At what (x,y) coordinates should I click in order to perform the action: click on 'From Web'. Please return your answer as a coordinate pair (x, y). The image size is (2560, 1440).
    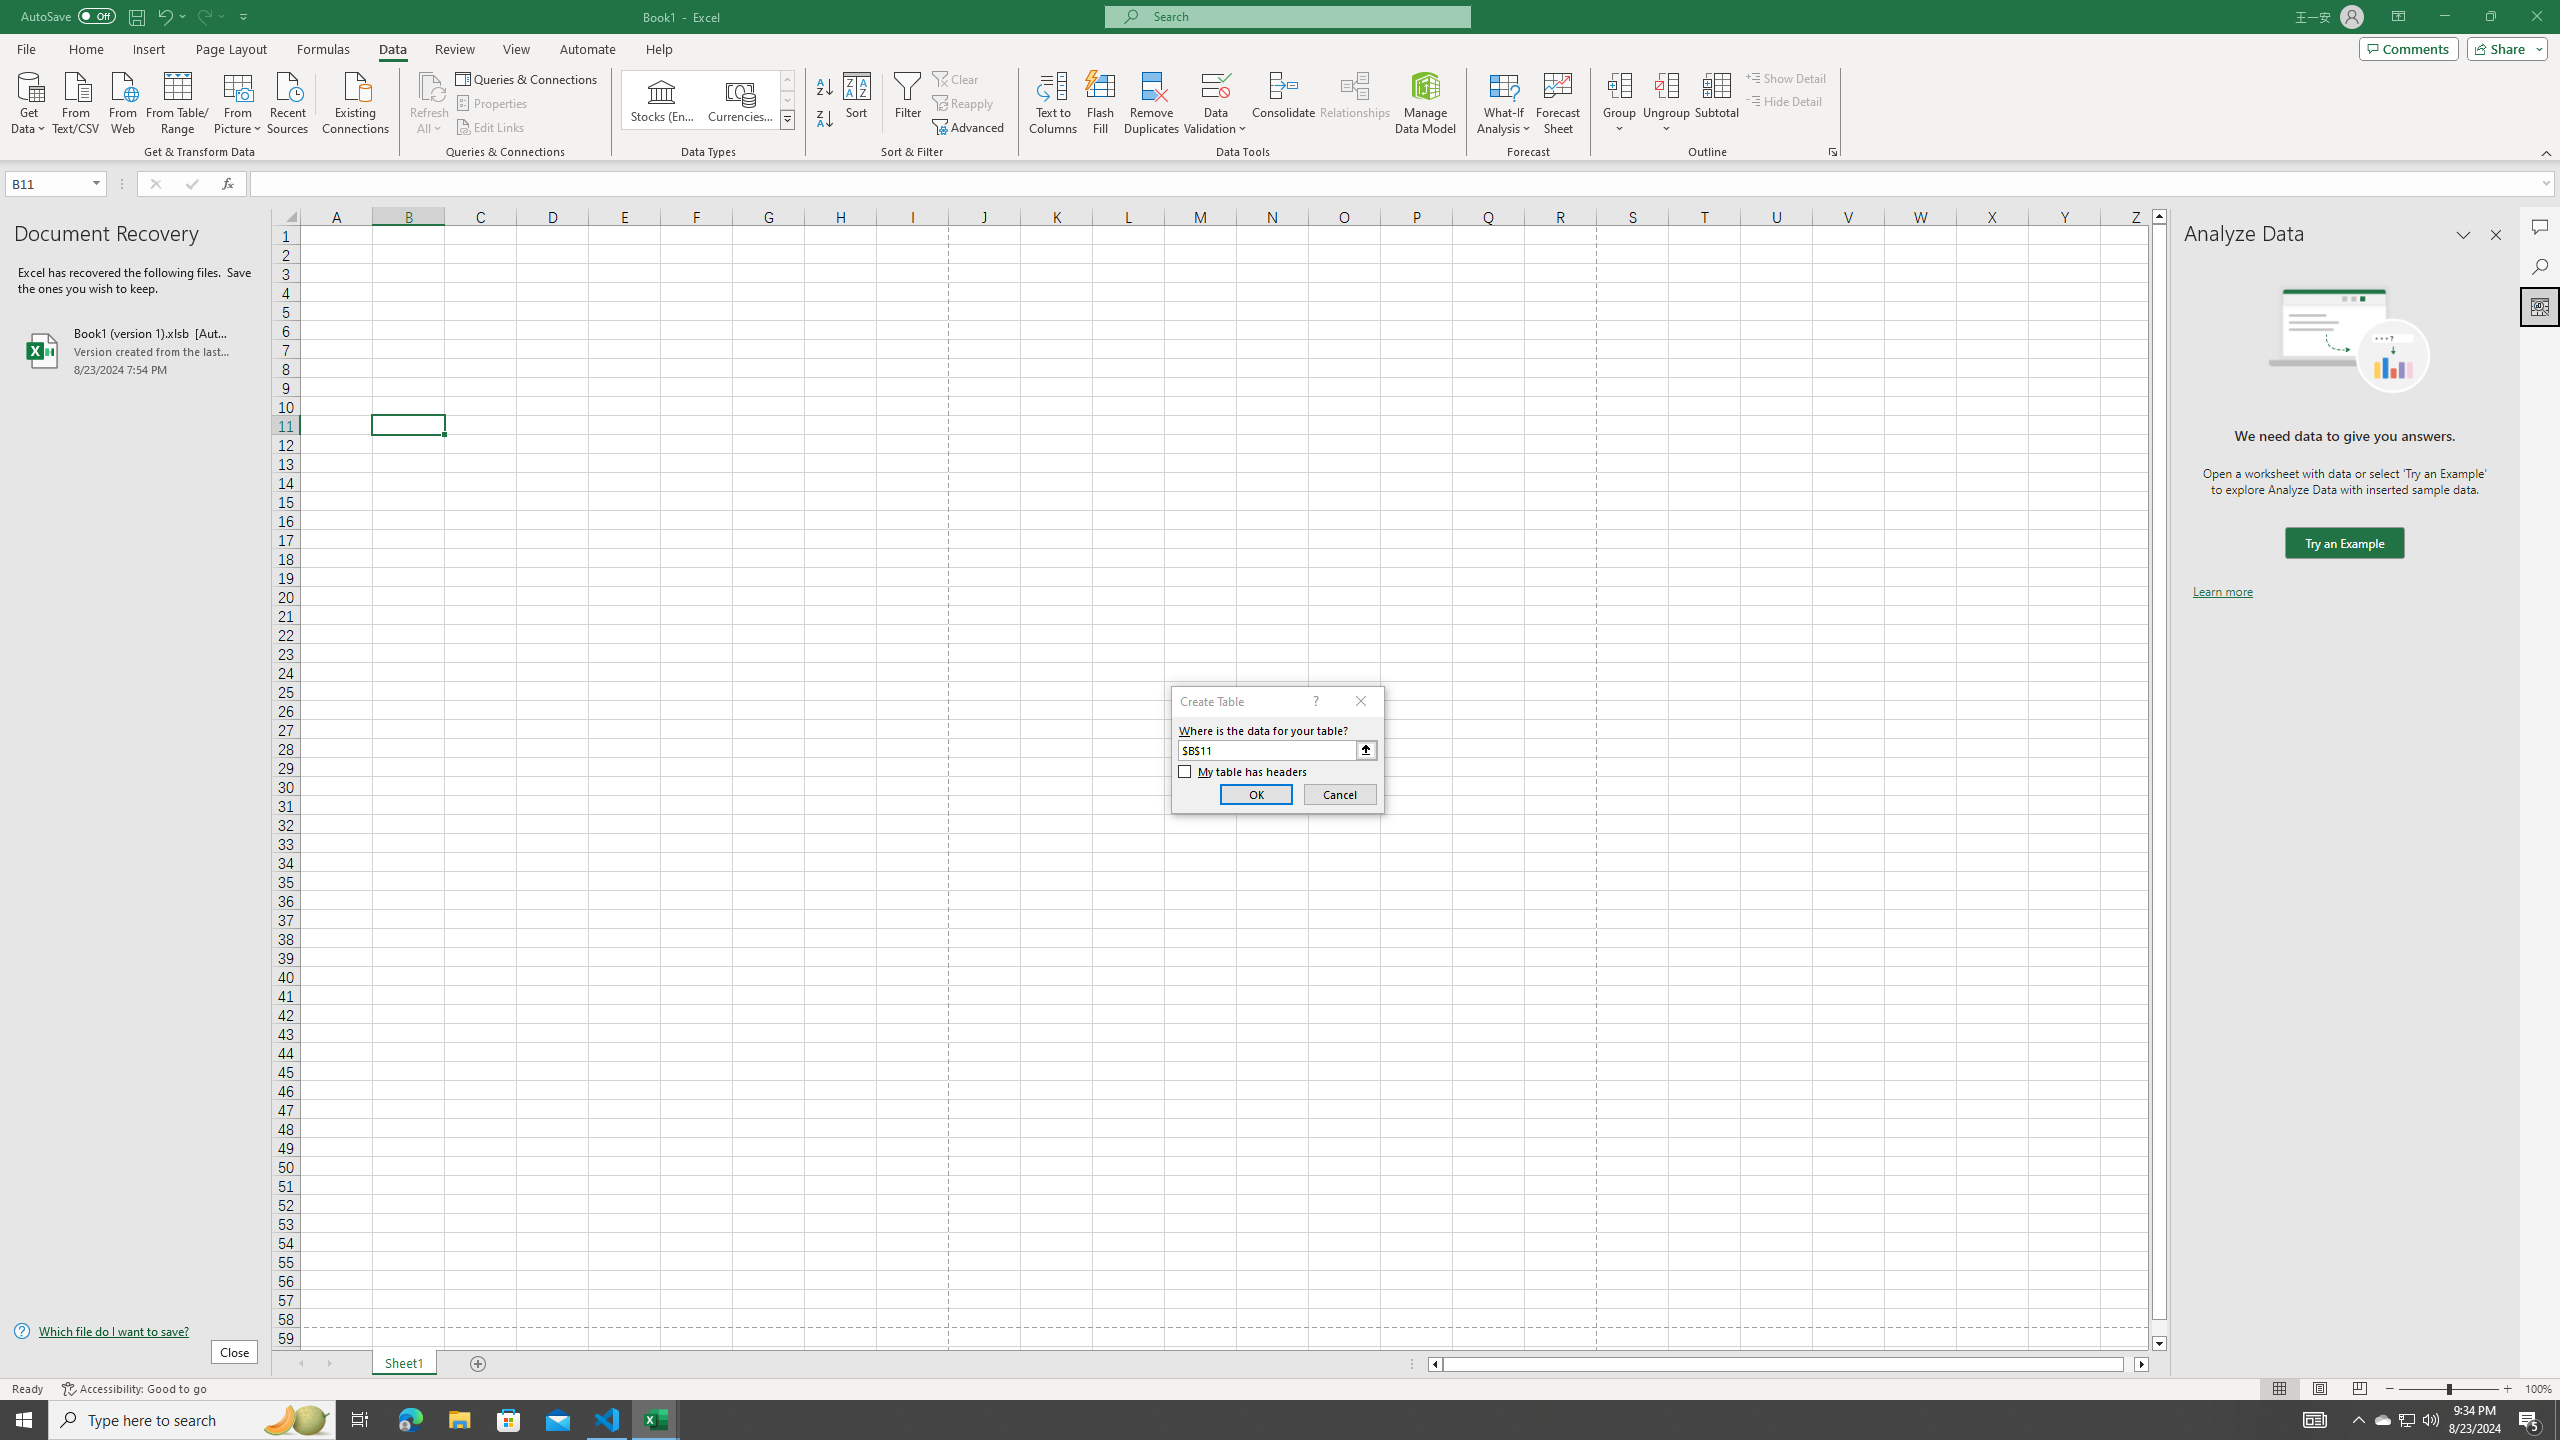
    Looking at the image, I should click on (122, 100).